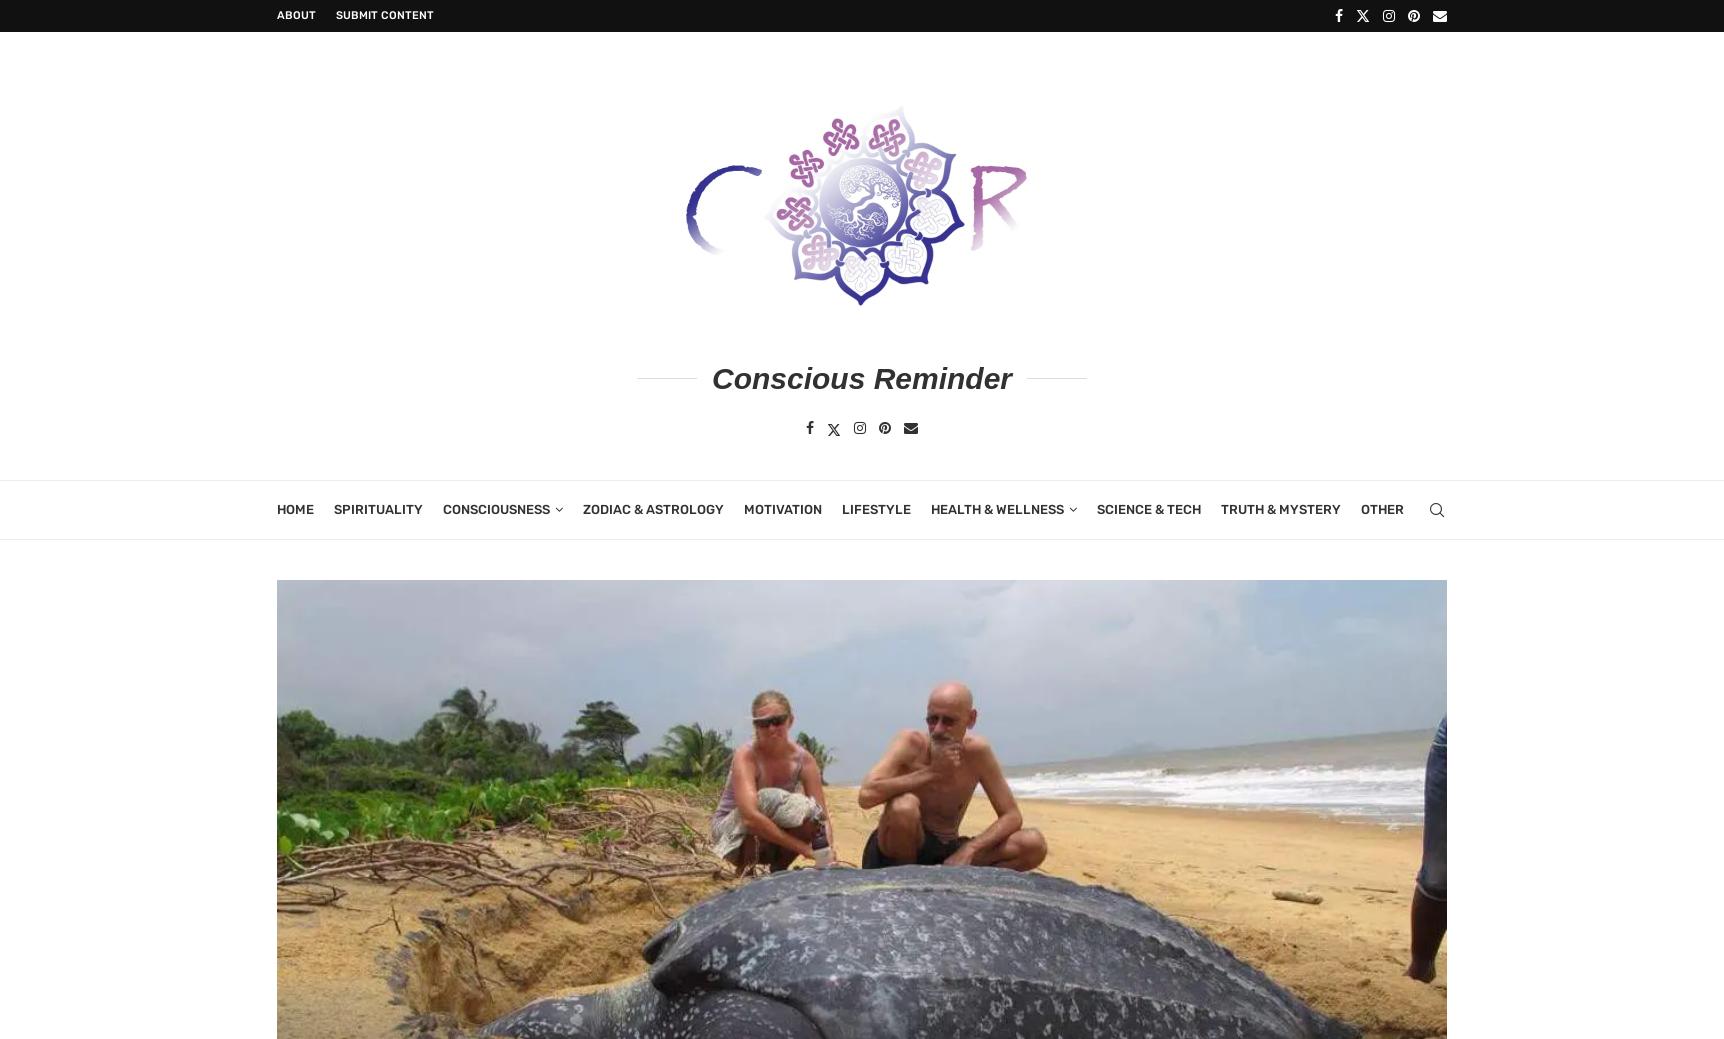 The image size is (1724, 1039). I want to click on 'Other', so click(1381, 507).